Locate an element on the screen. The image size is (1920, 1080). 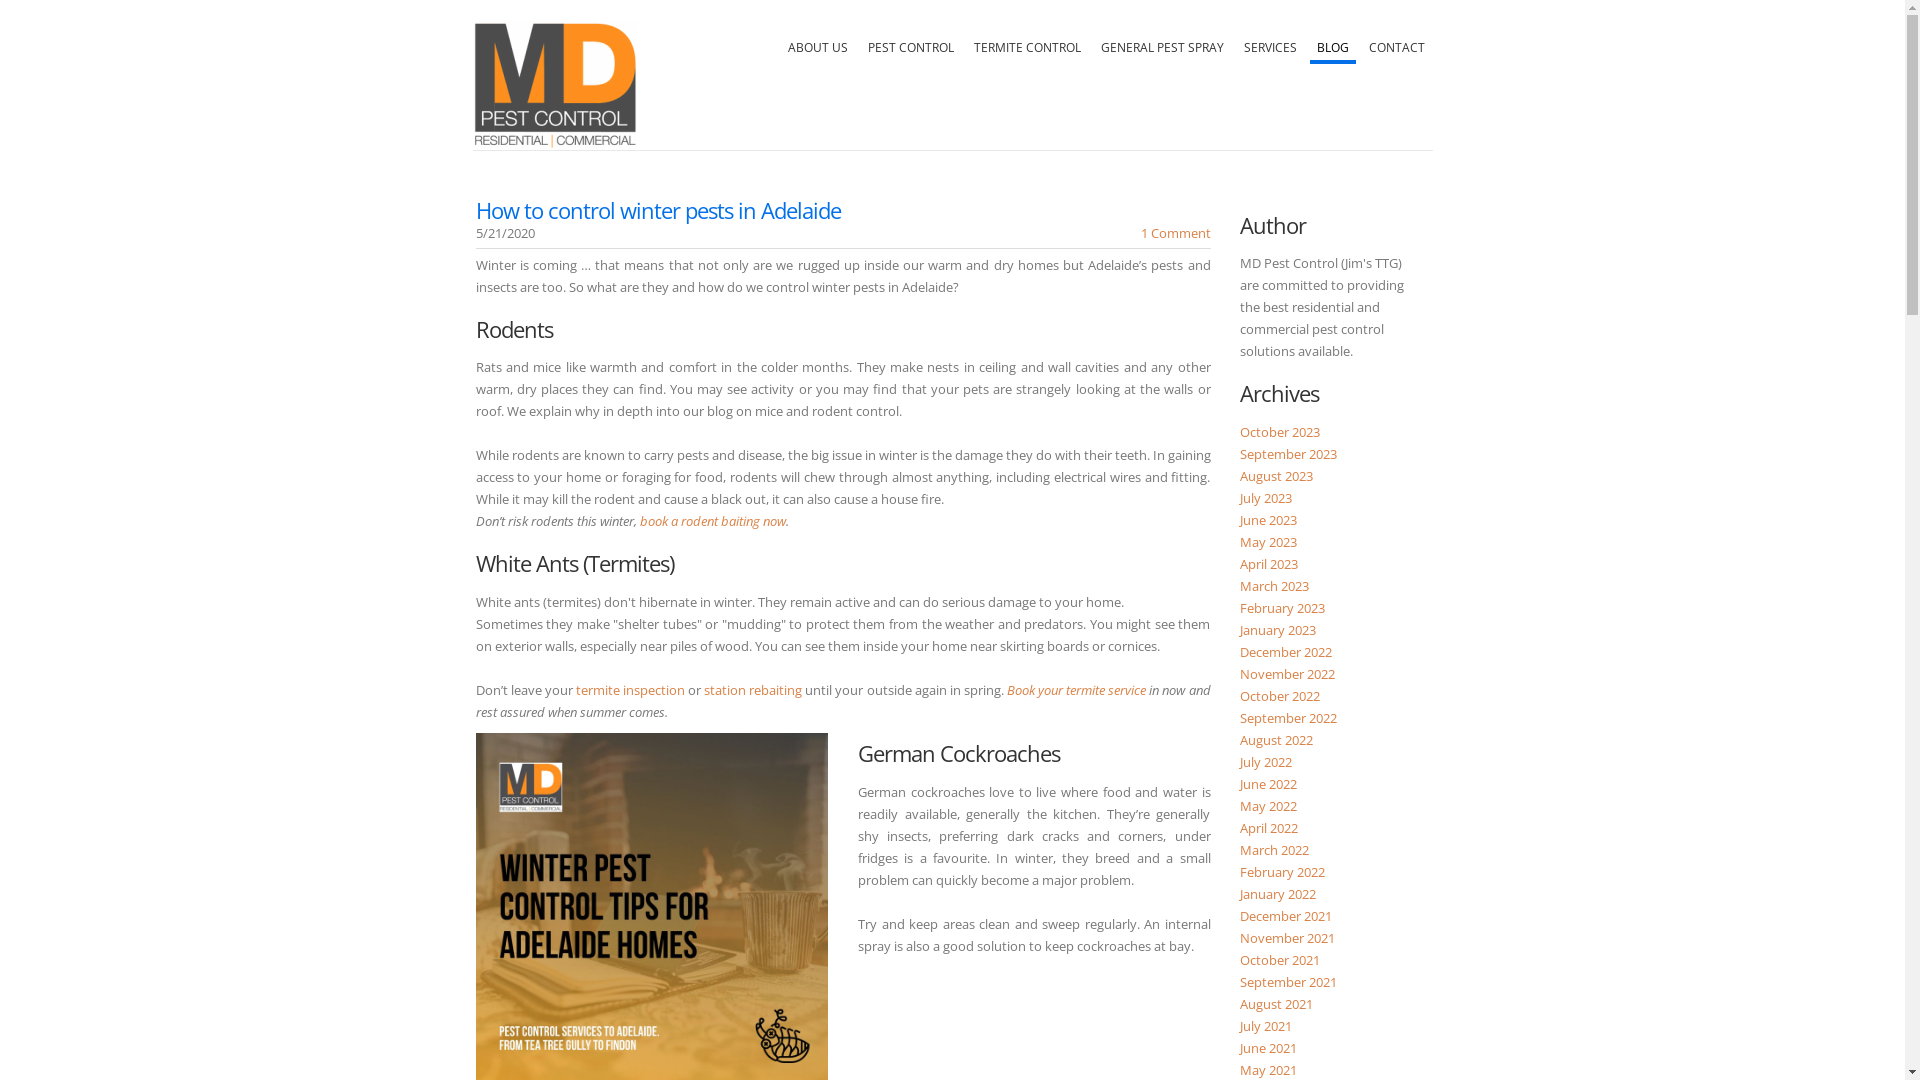
'November 2022' is located at coordinates (1287, 674).